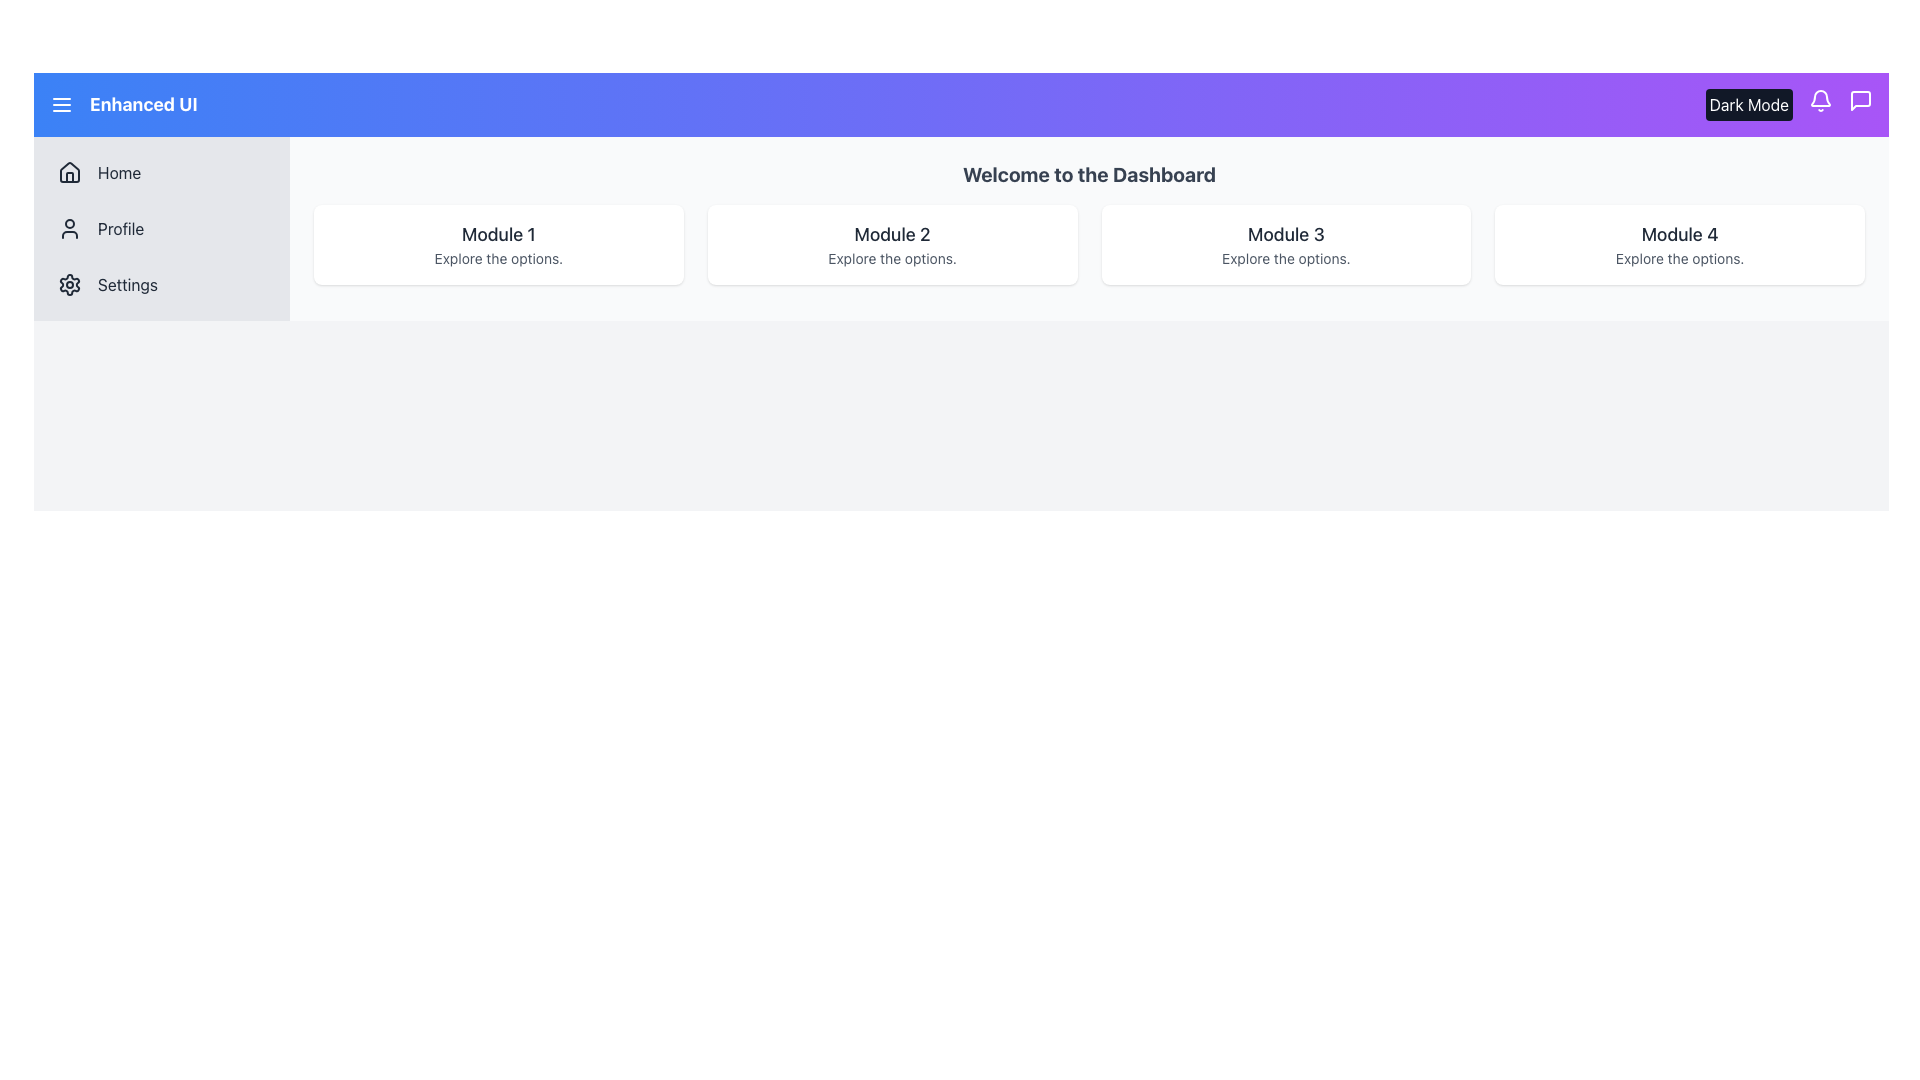 This screenshot has height=1080, width=1920. Describe the element at coordinates (70, 285) in the screenshot. I see `the gear-shaped icon that symbolizes settings, located to the left of the 'Settings' label in the vertical navigation menu` at that location.